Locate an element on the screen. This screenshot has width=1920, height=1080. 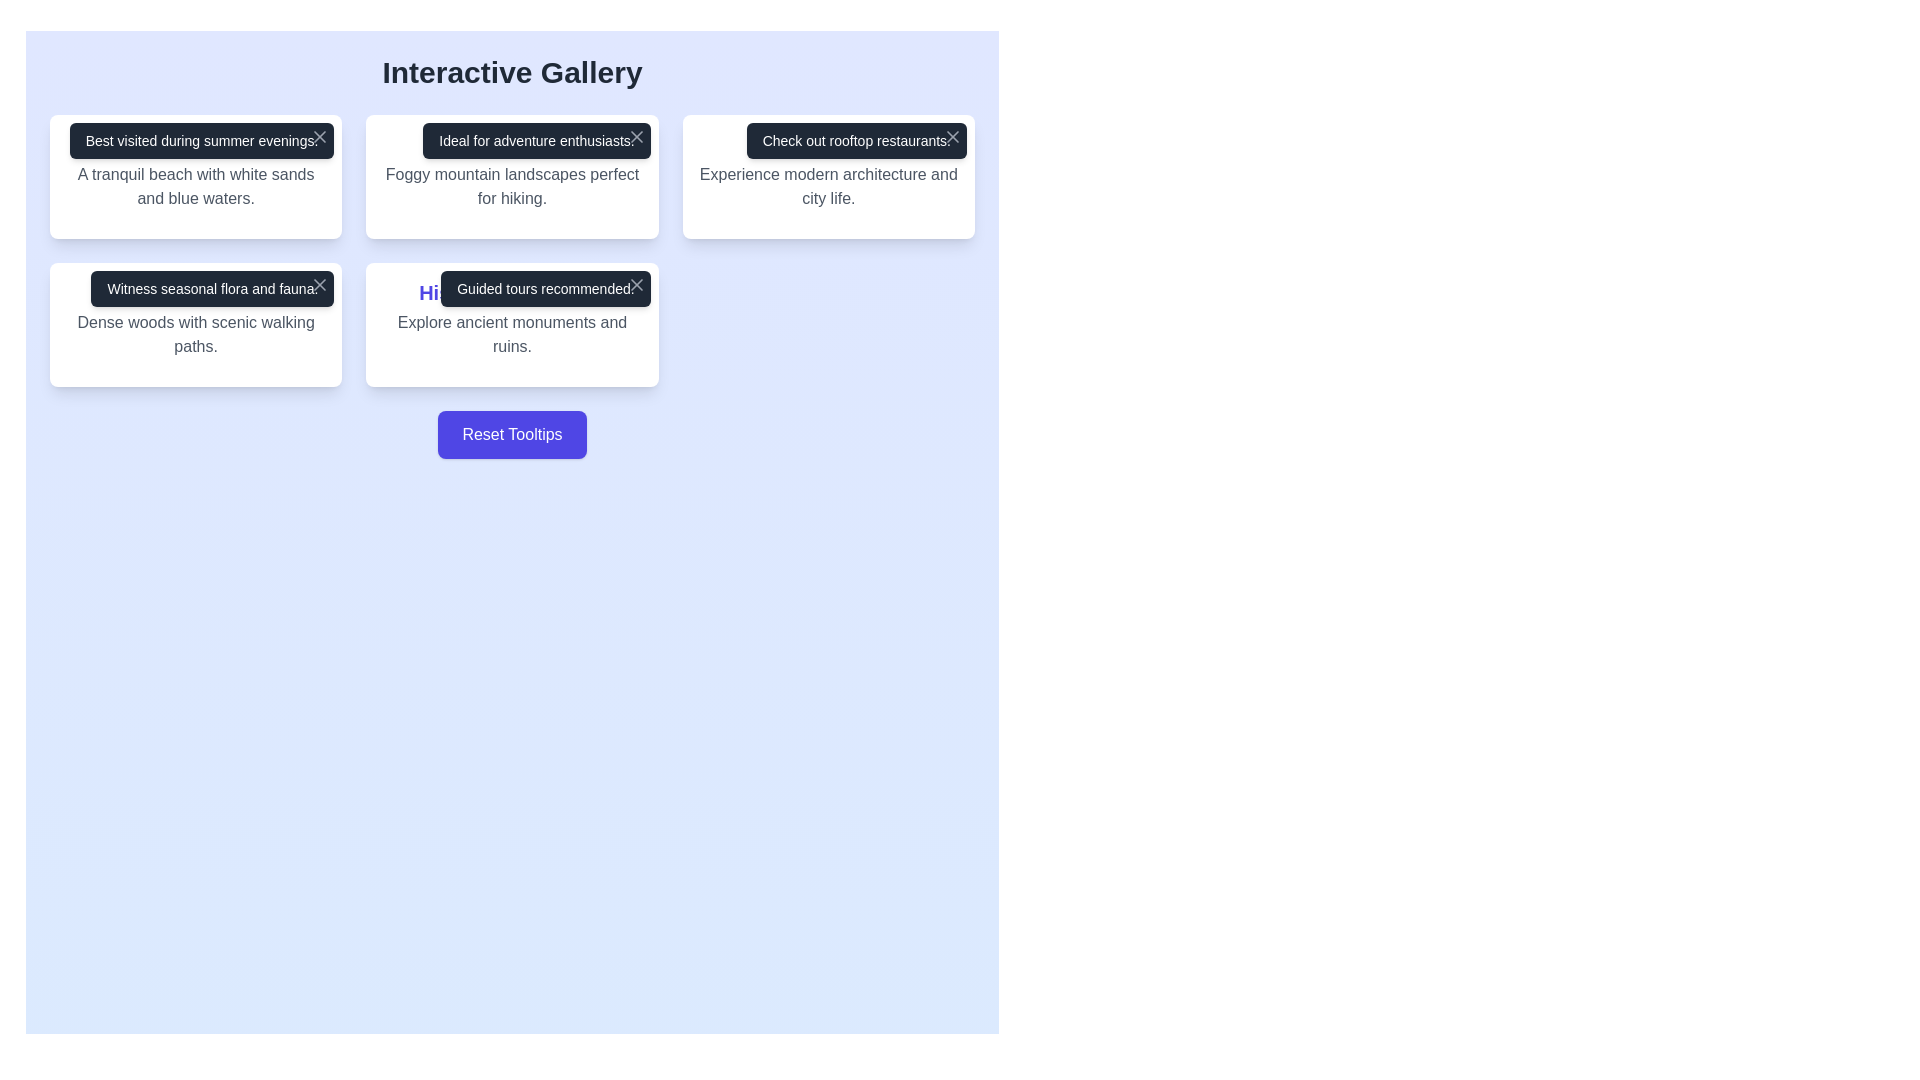
the close button located at the top-right corner of the tooltip displaying 'Check out rooftop restaurants.' is located at coordinates (952, 136).